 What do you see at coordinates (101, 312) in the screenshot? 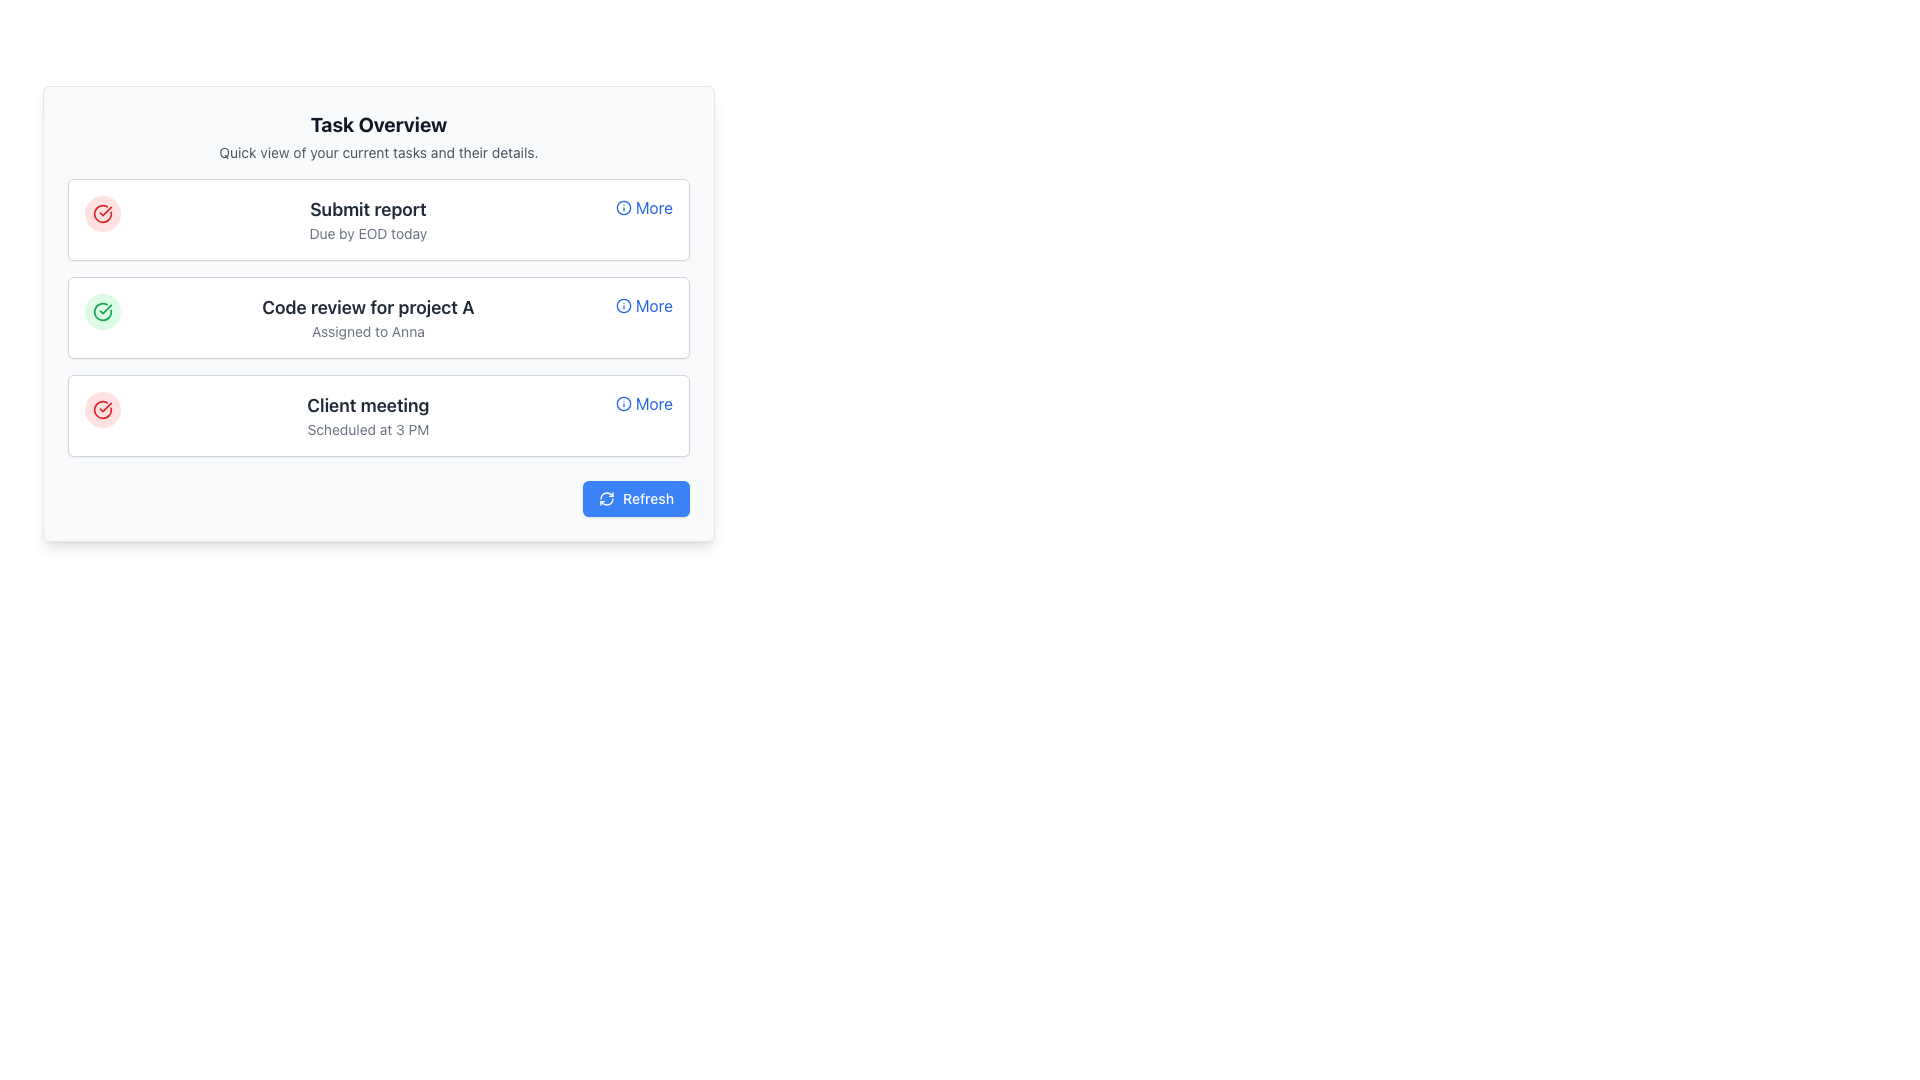
I see `the circular green icon button with a checkmark, which is the second icon` at bounding box center [101, 312].